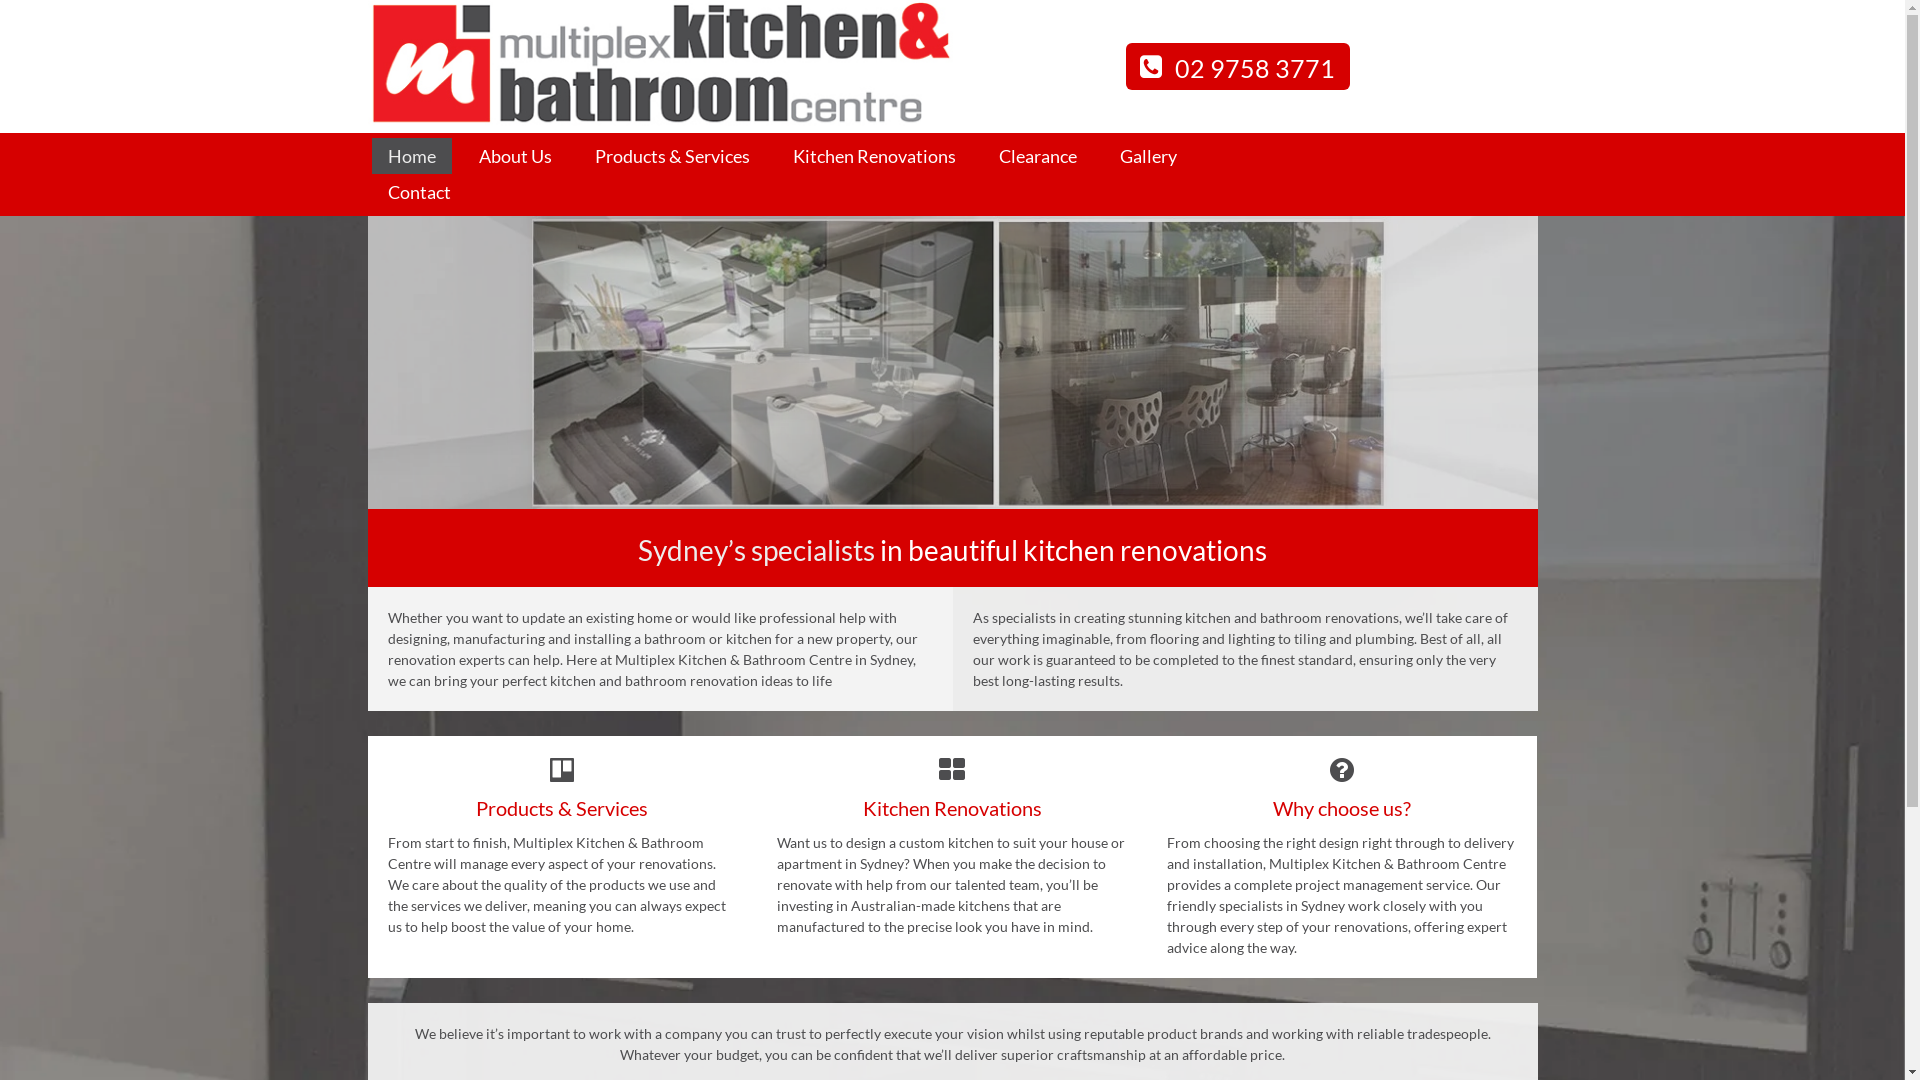 This screenshot has height=1080, width=1920. Describe the element at coordinates (1126, 65) in the screenshot. I see `'02 9758 3771'` at that location.